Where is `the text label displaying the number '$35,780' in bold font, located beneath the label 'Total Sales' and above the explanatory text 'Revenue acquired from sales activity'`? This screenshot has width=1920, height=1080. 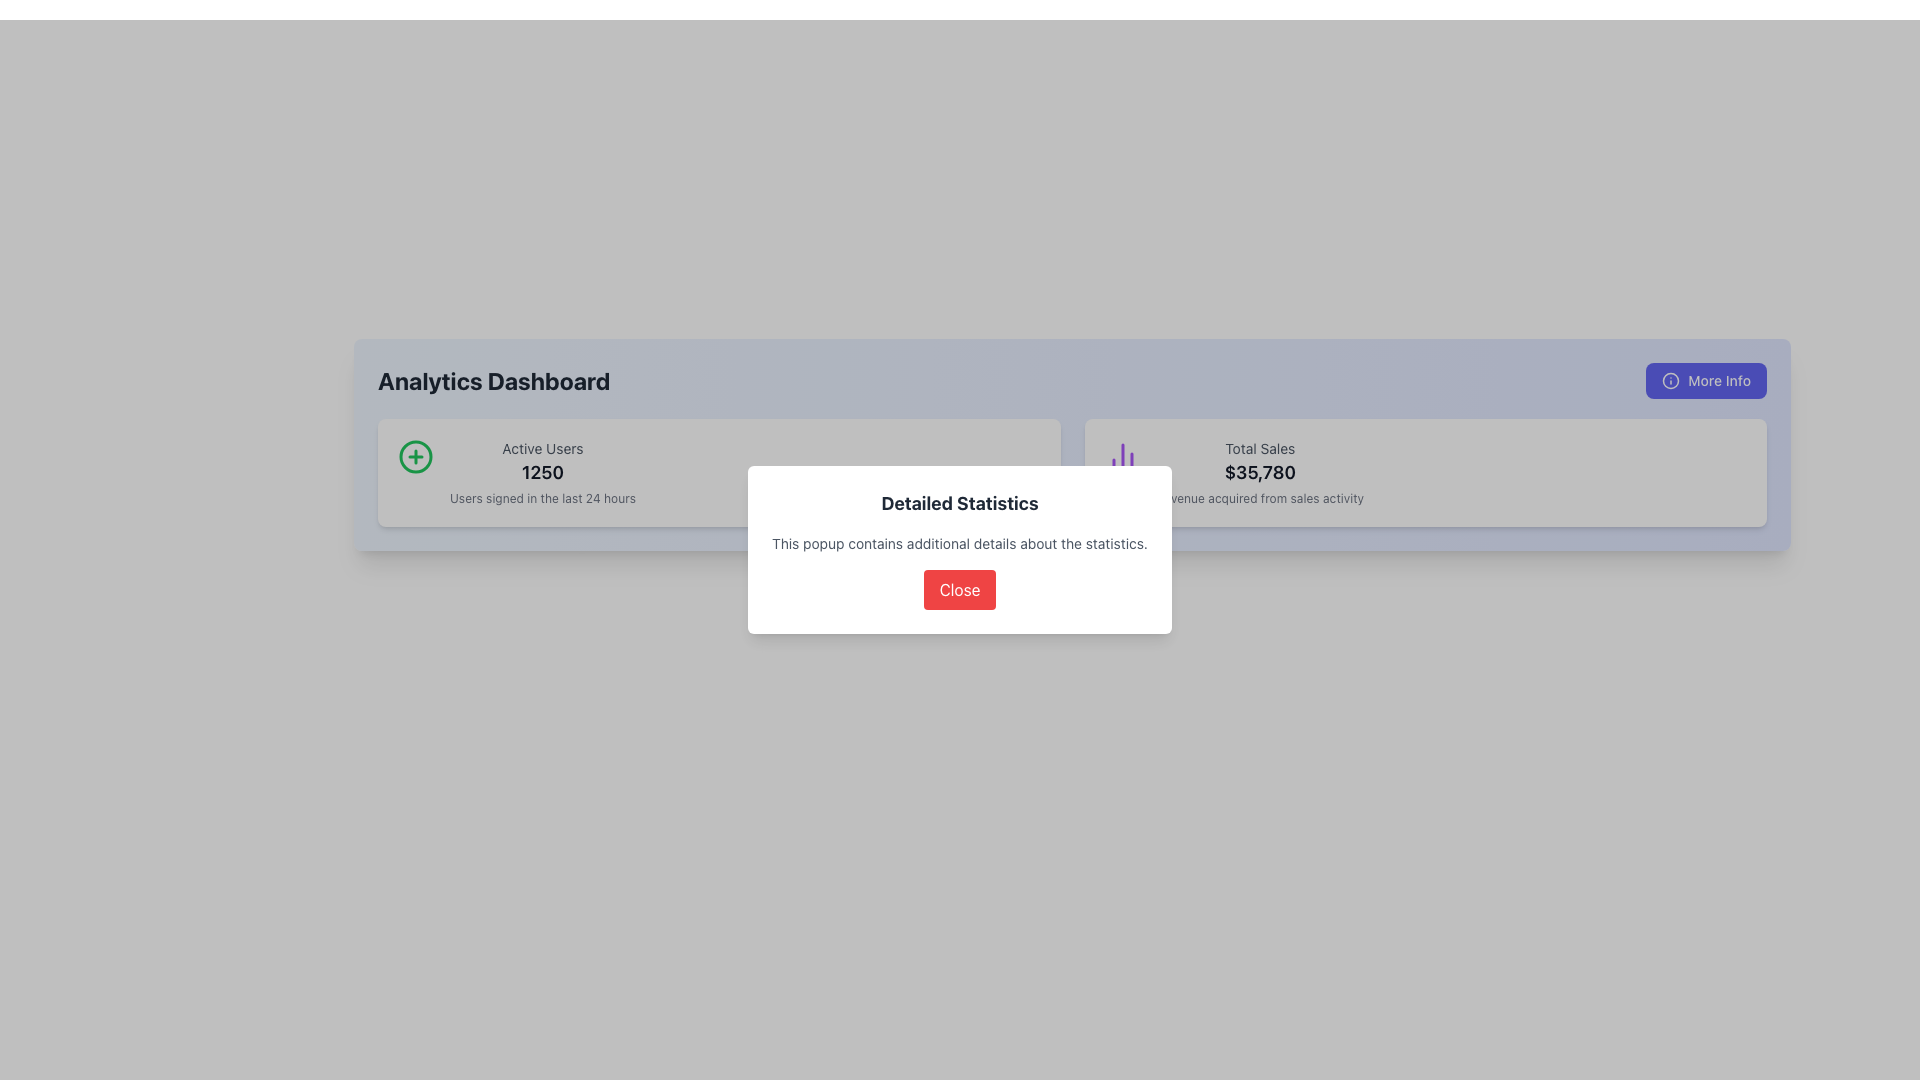
the text label displaying the number '$35,780' in bold font, located beneath the label 'Total Sales' and above the explanatory text 'Revenue acquired from sales activity' is located at coordinates (1259, 473).